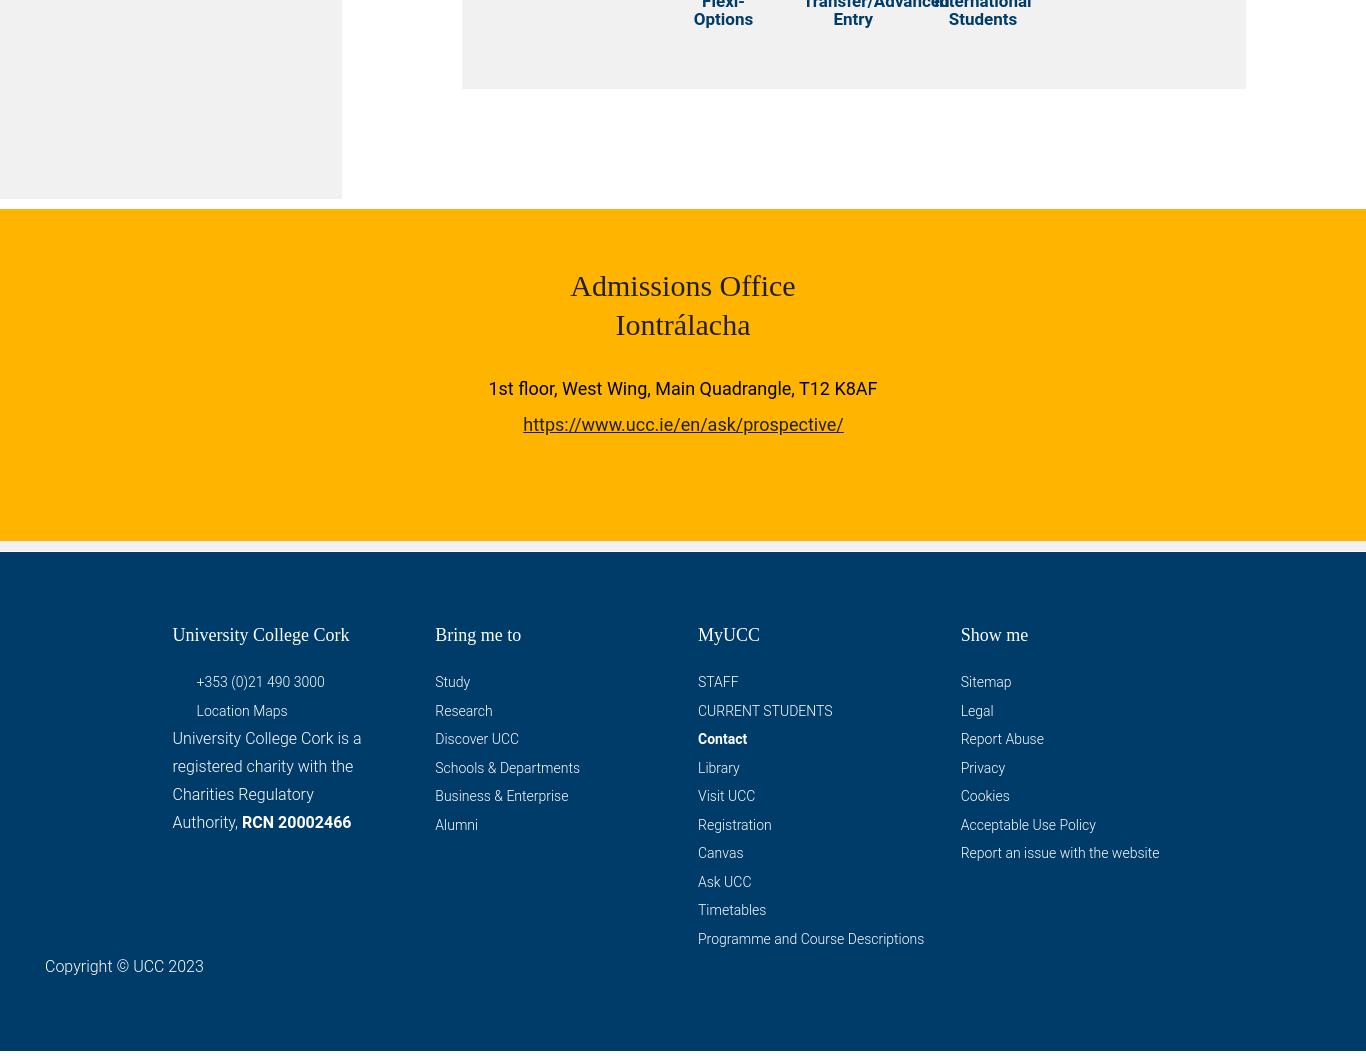  What do you see at coordinates (809, 944) in the screenshot?
I see `'Programme and Course Descriptions'` at bounding box center [809, 944].